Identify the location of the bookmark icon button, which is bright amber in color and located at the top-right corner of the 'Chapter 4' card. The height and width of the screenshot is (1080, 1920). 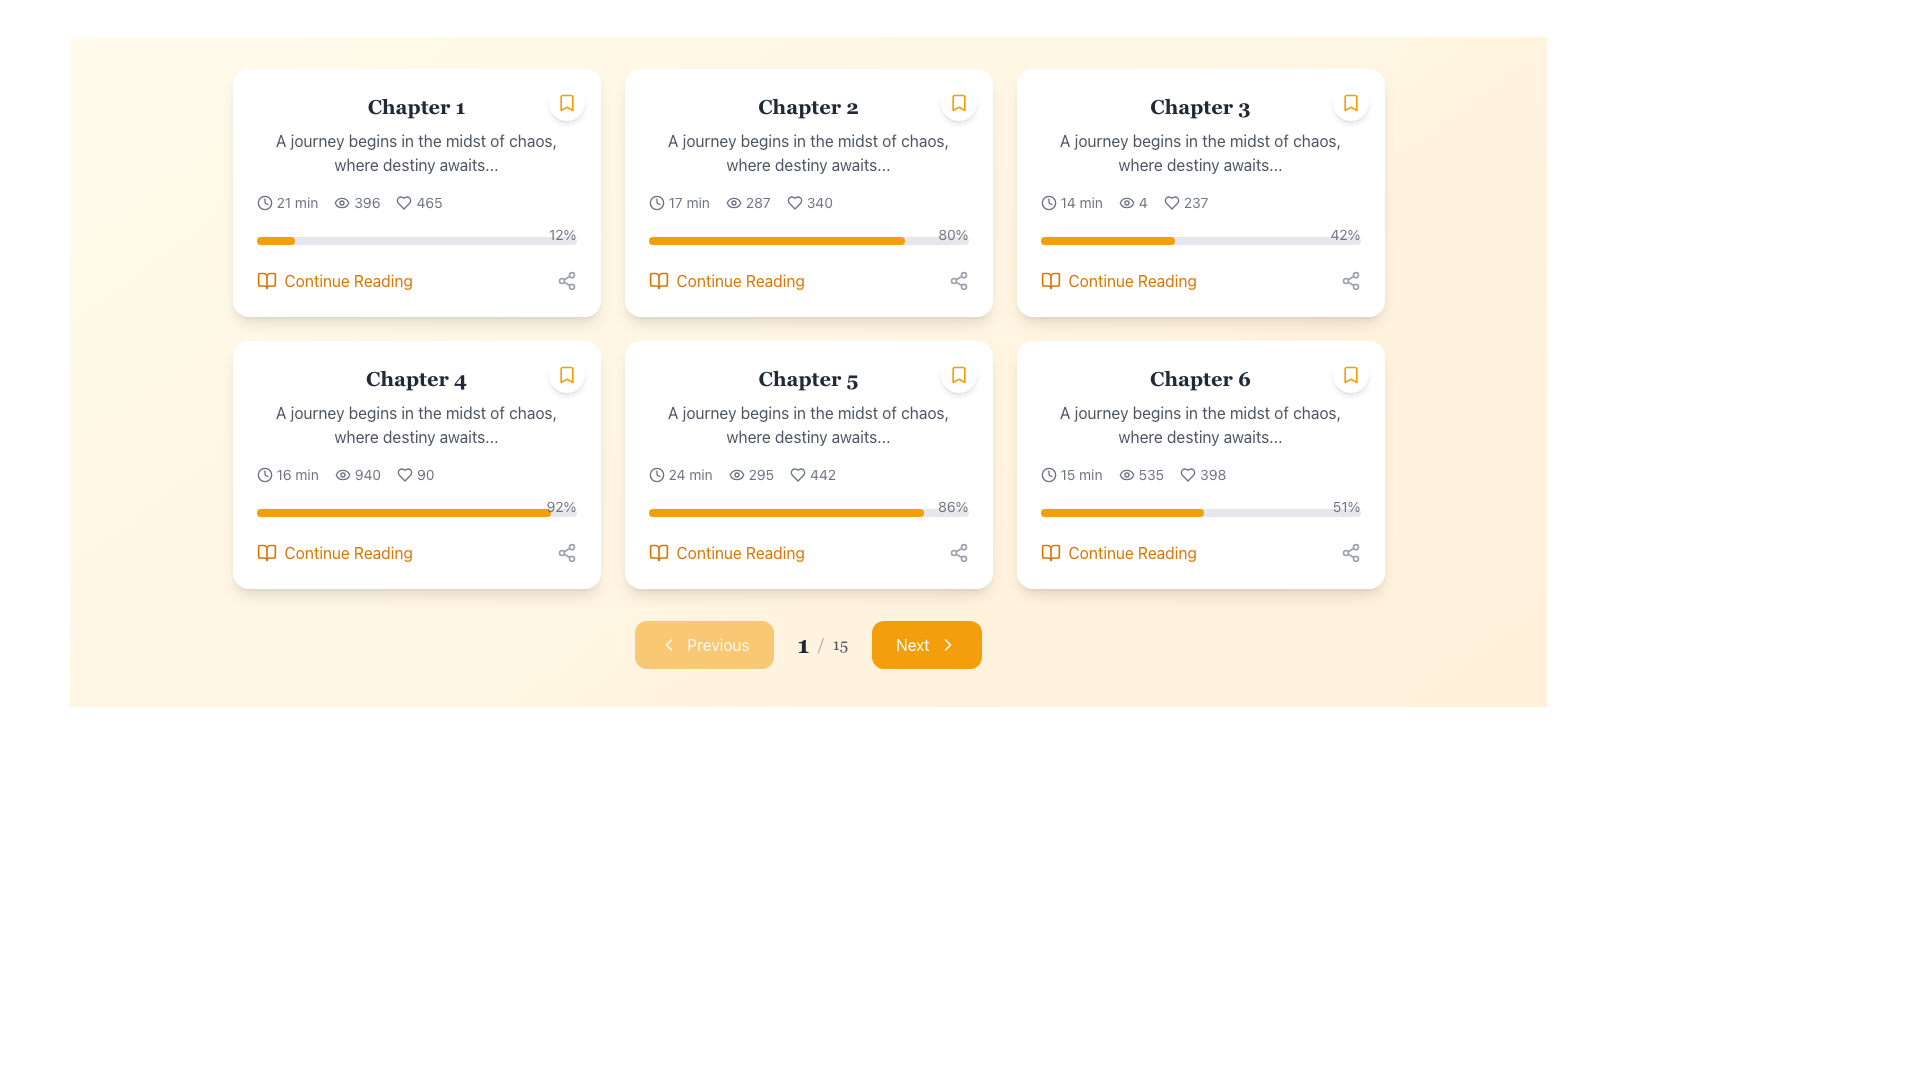
(565, 374).